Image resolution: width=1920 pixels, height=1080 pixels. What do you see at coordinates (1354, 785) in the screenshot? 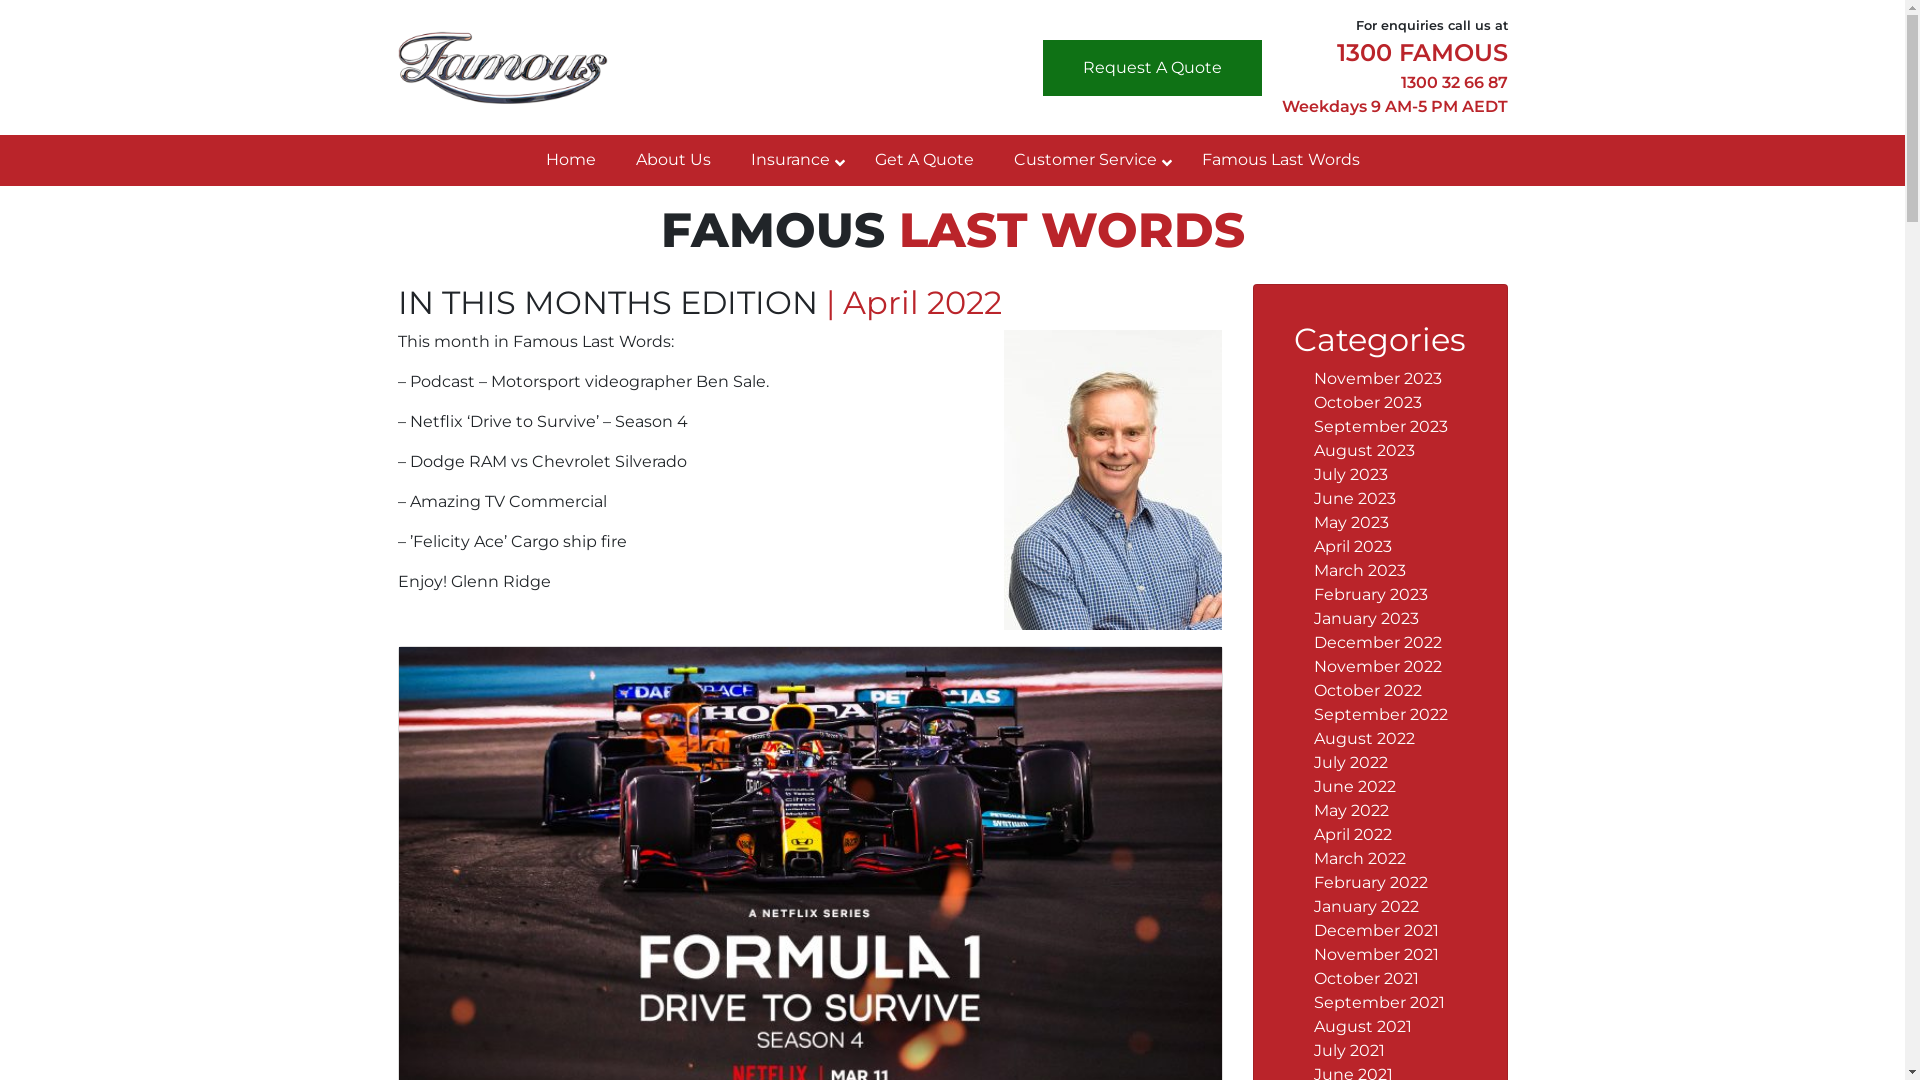
I see `'June 2022'` at bounding box center [1354, 785].